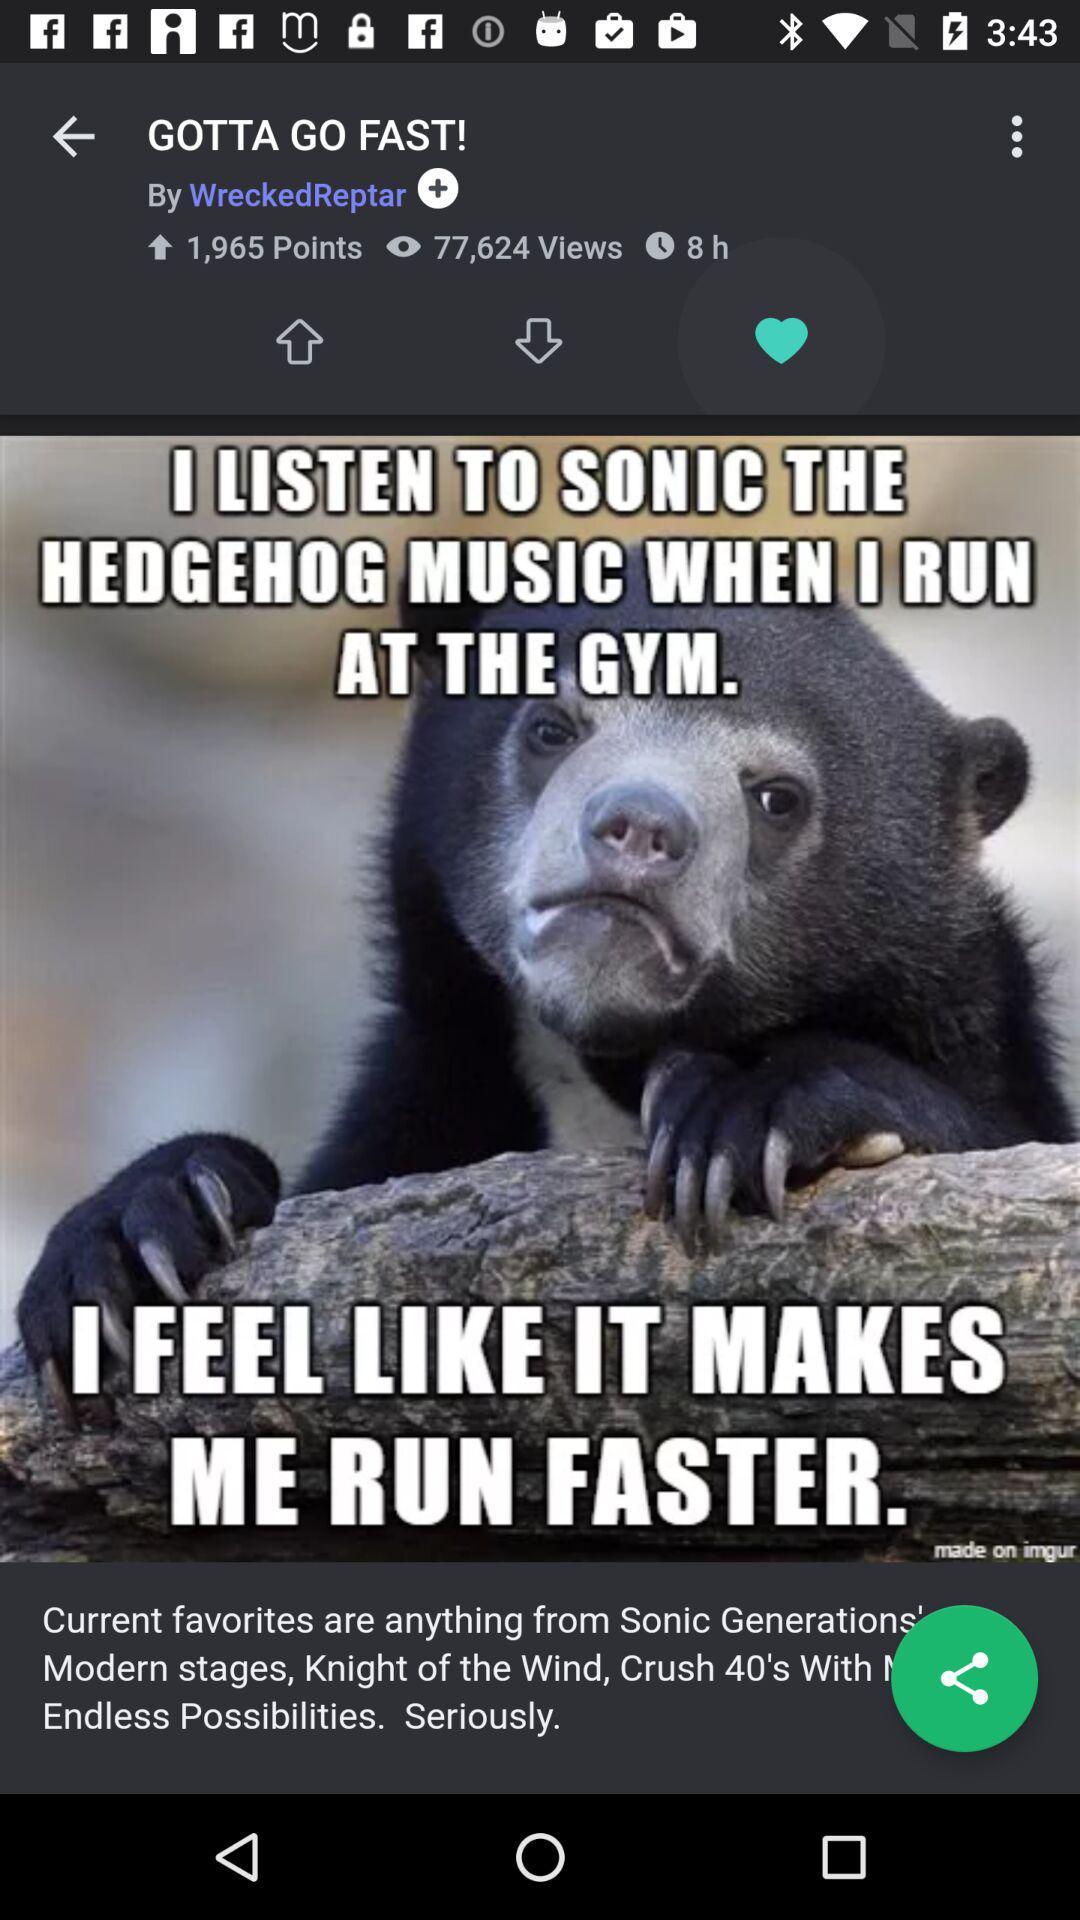 The width and height of the screenshot is (1080, 1920). Describe the element at coordinates (540, 341) in the screenshot. I see `go down` at that location.